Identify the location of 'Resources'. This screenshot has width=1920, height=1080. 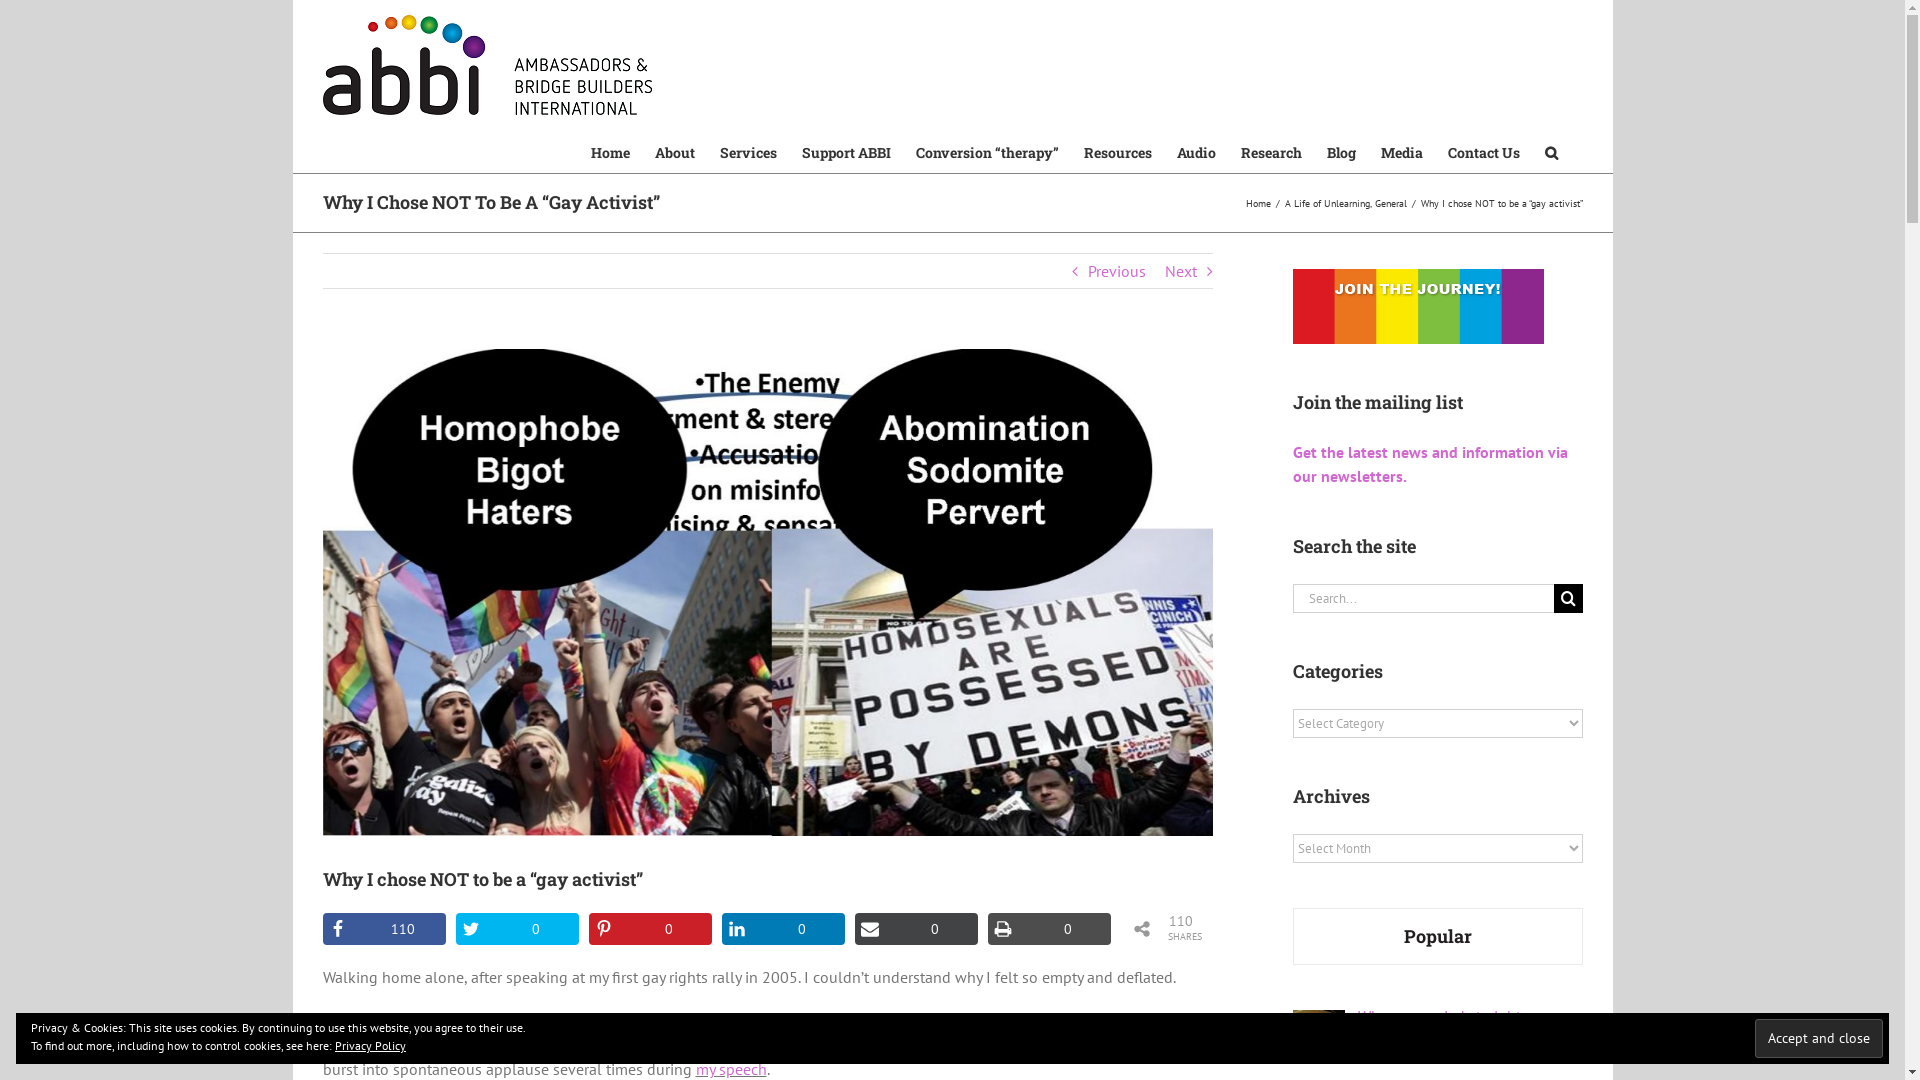
(1117, 150).